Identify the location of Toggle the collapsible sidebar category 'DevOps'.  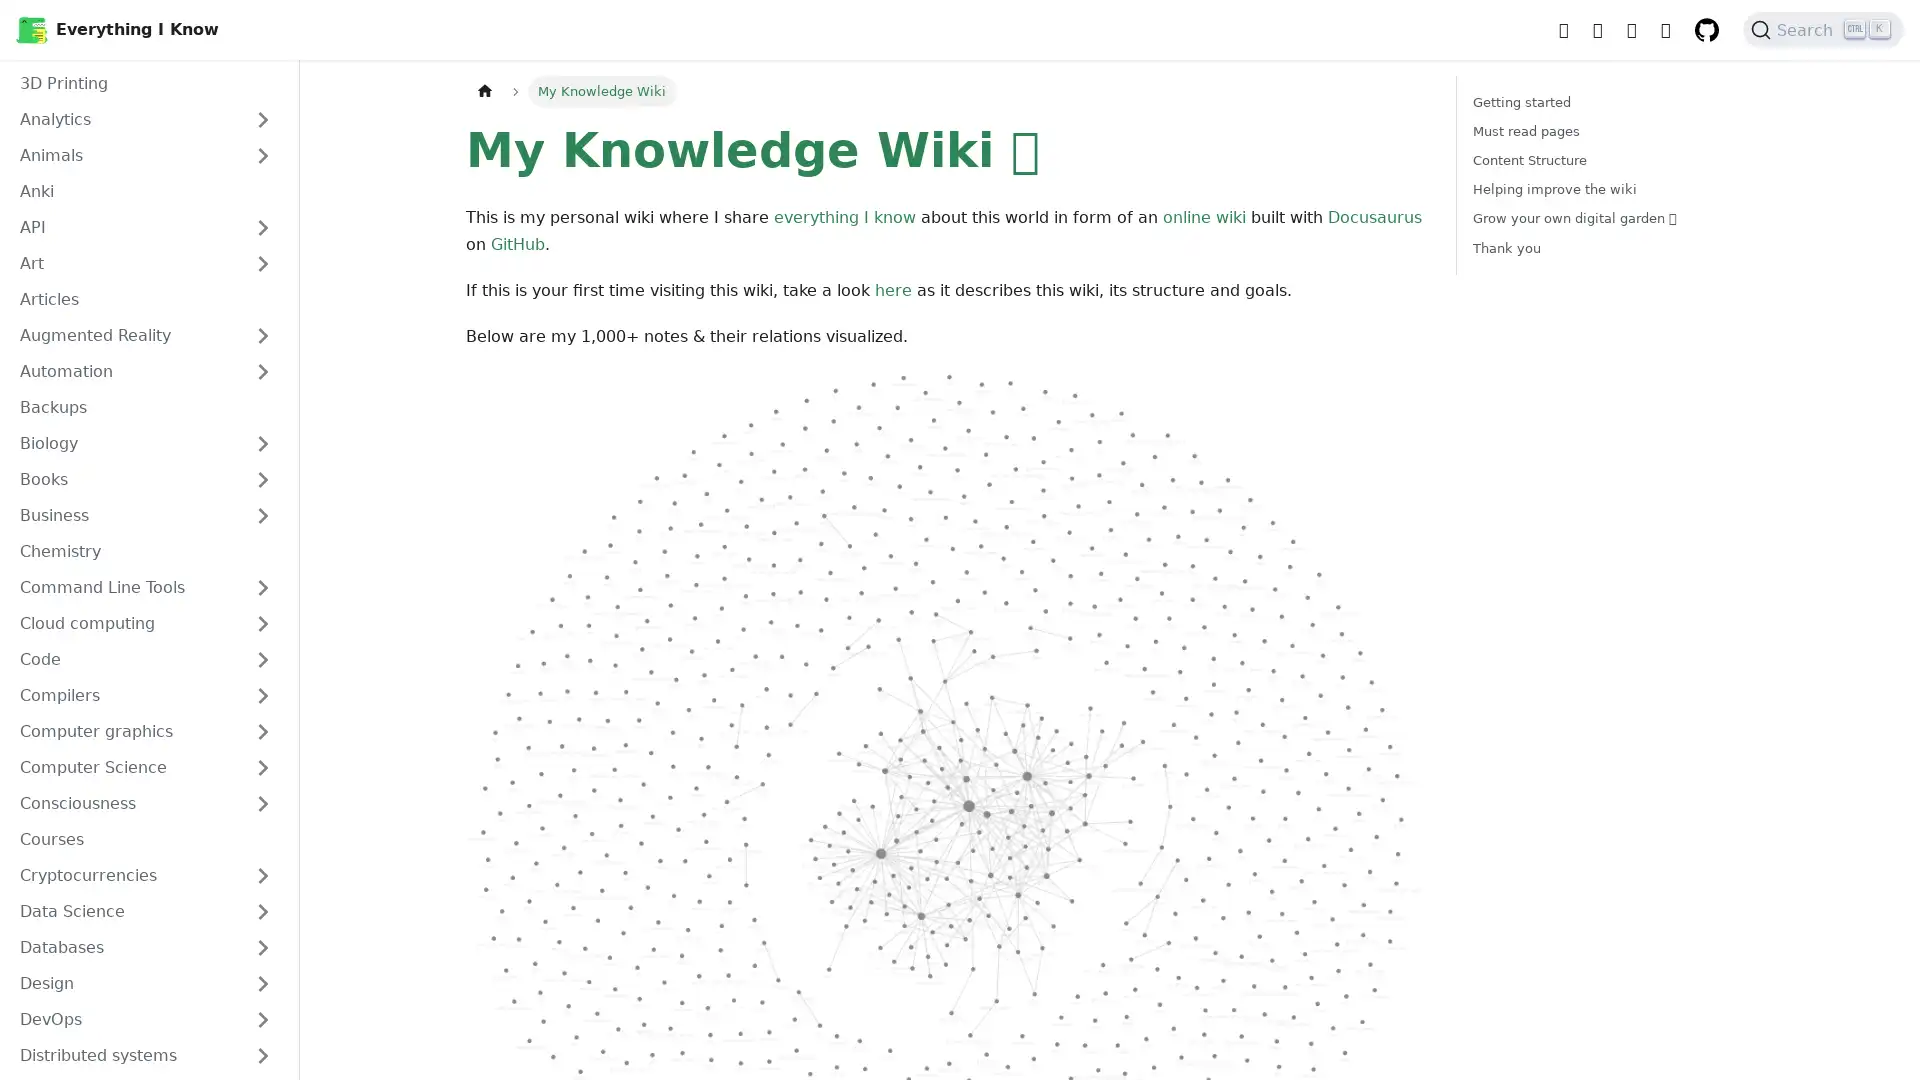
(262, 1019).